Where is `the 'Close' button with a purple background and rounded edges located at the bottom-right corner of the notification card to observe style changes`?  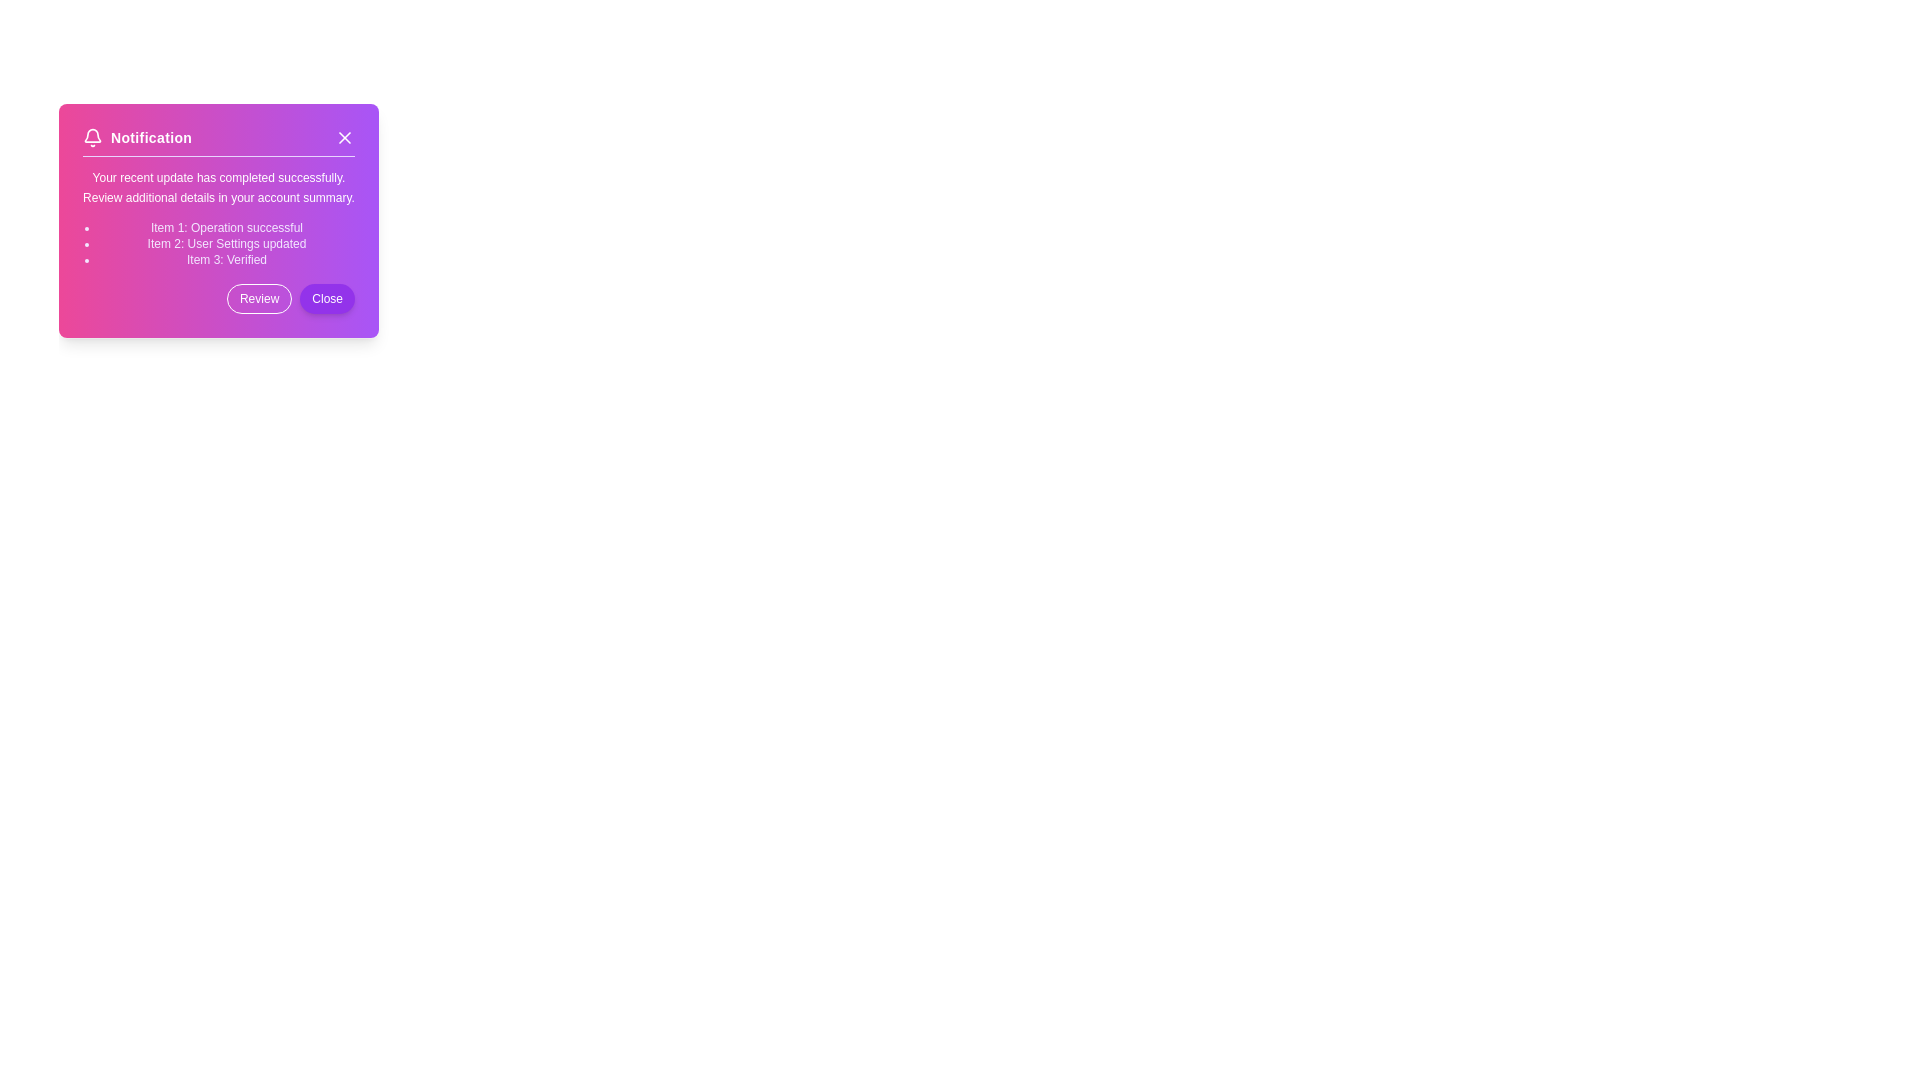 the 'Close' button with a purple background and rounded edges located at the bottom-right corner of the notification card to observe style changes is located at coordinates (327, 299).